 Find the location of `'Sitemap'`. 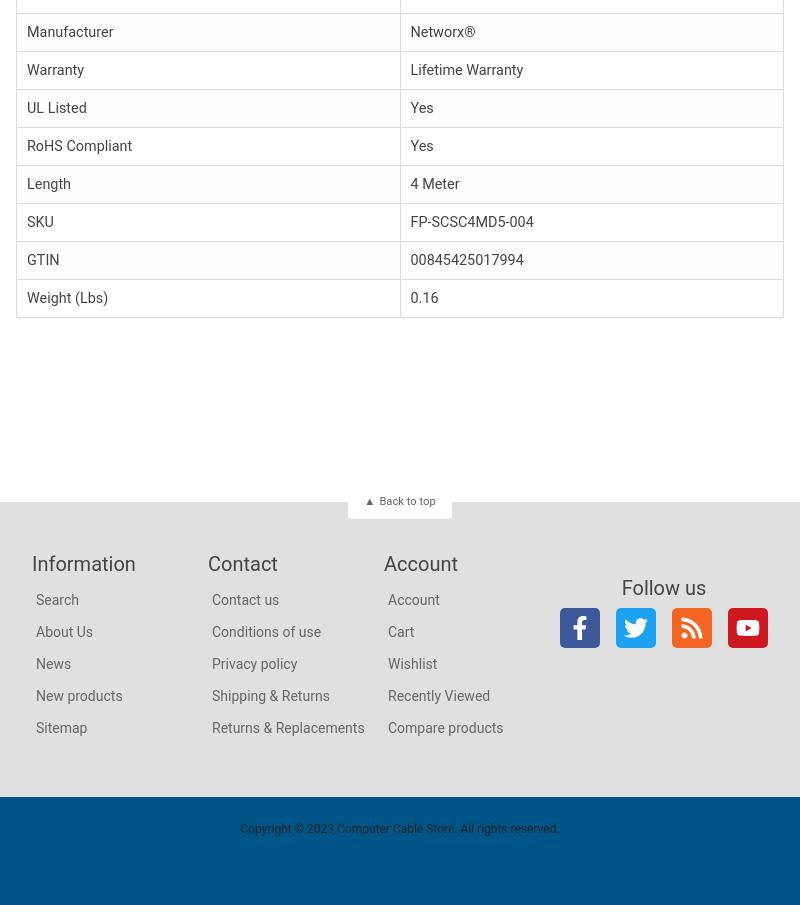

'Sitemap' is located at coordinates (60, 726).